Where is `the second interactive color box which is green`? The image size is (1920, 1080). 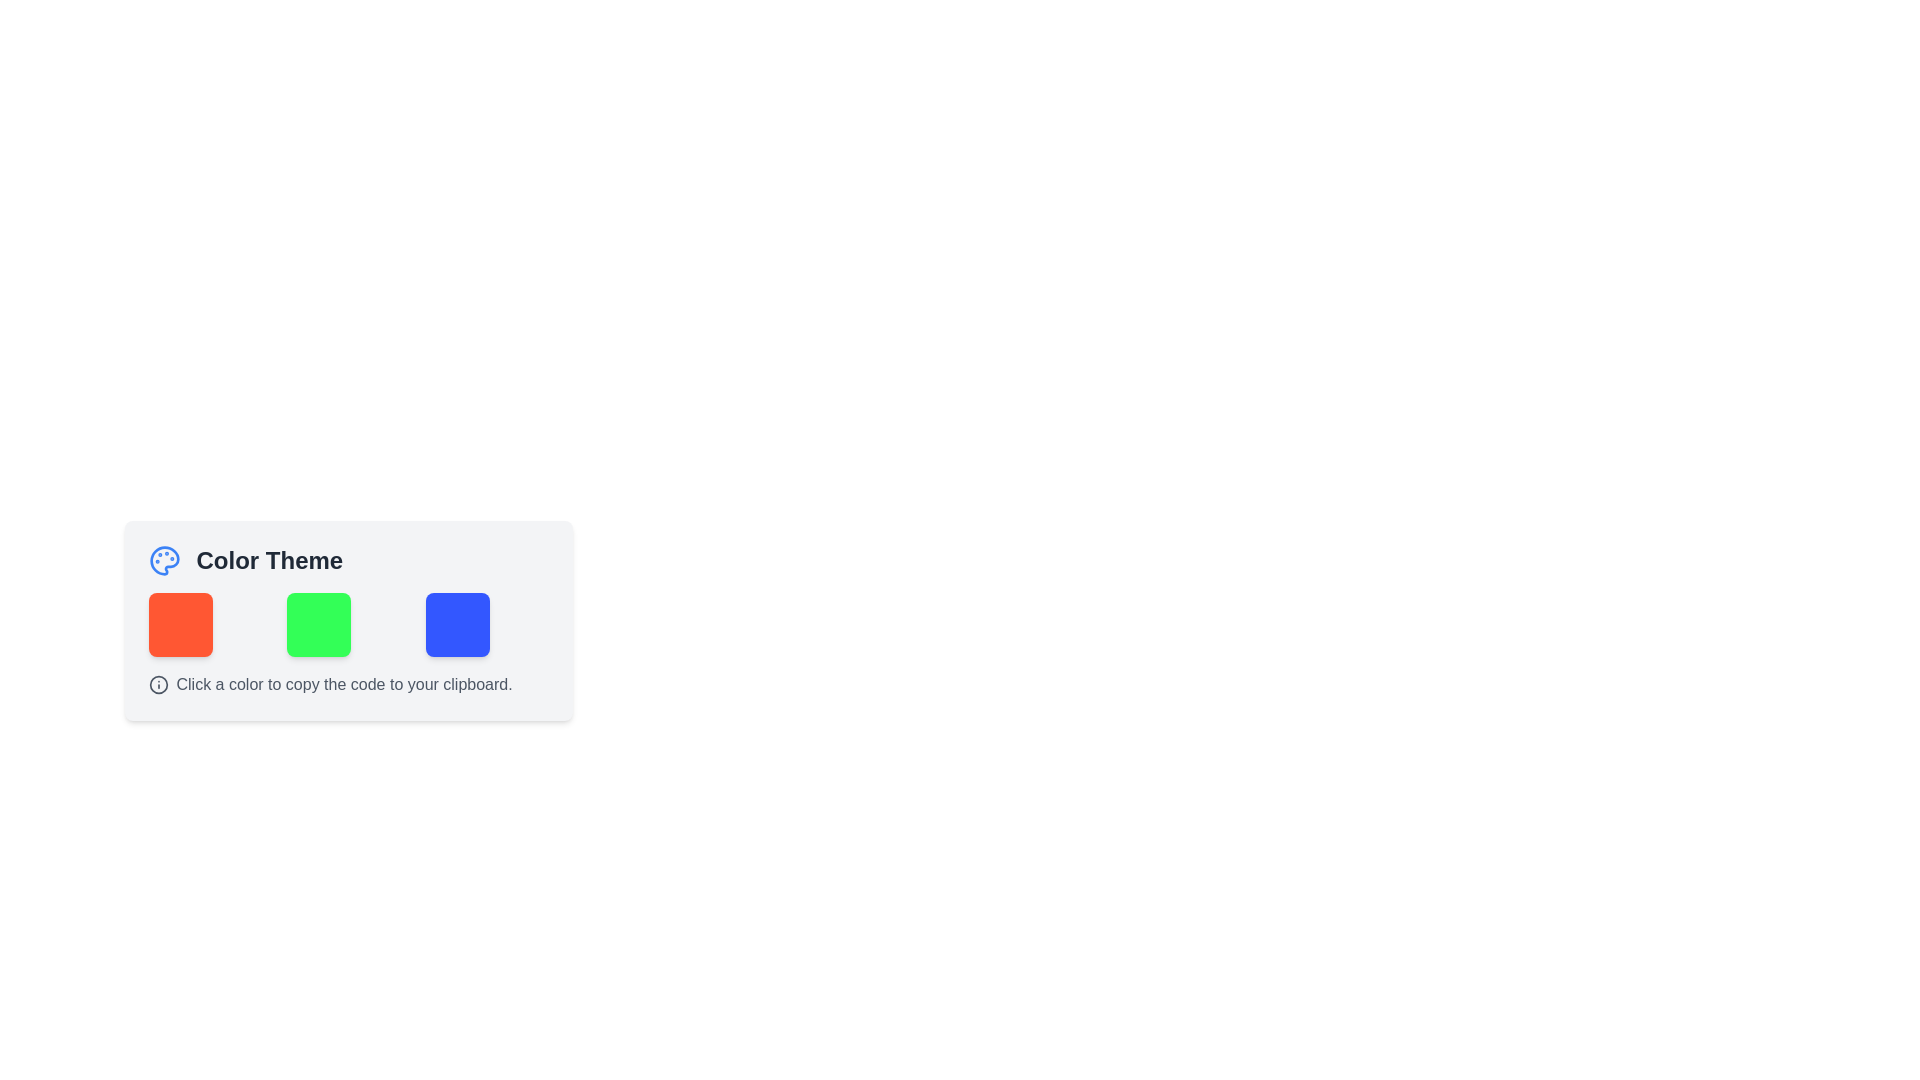
the second interactive color box which is green is located at coordinates (318, 623).